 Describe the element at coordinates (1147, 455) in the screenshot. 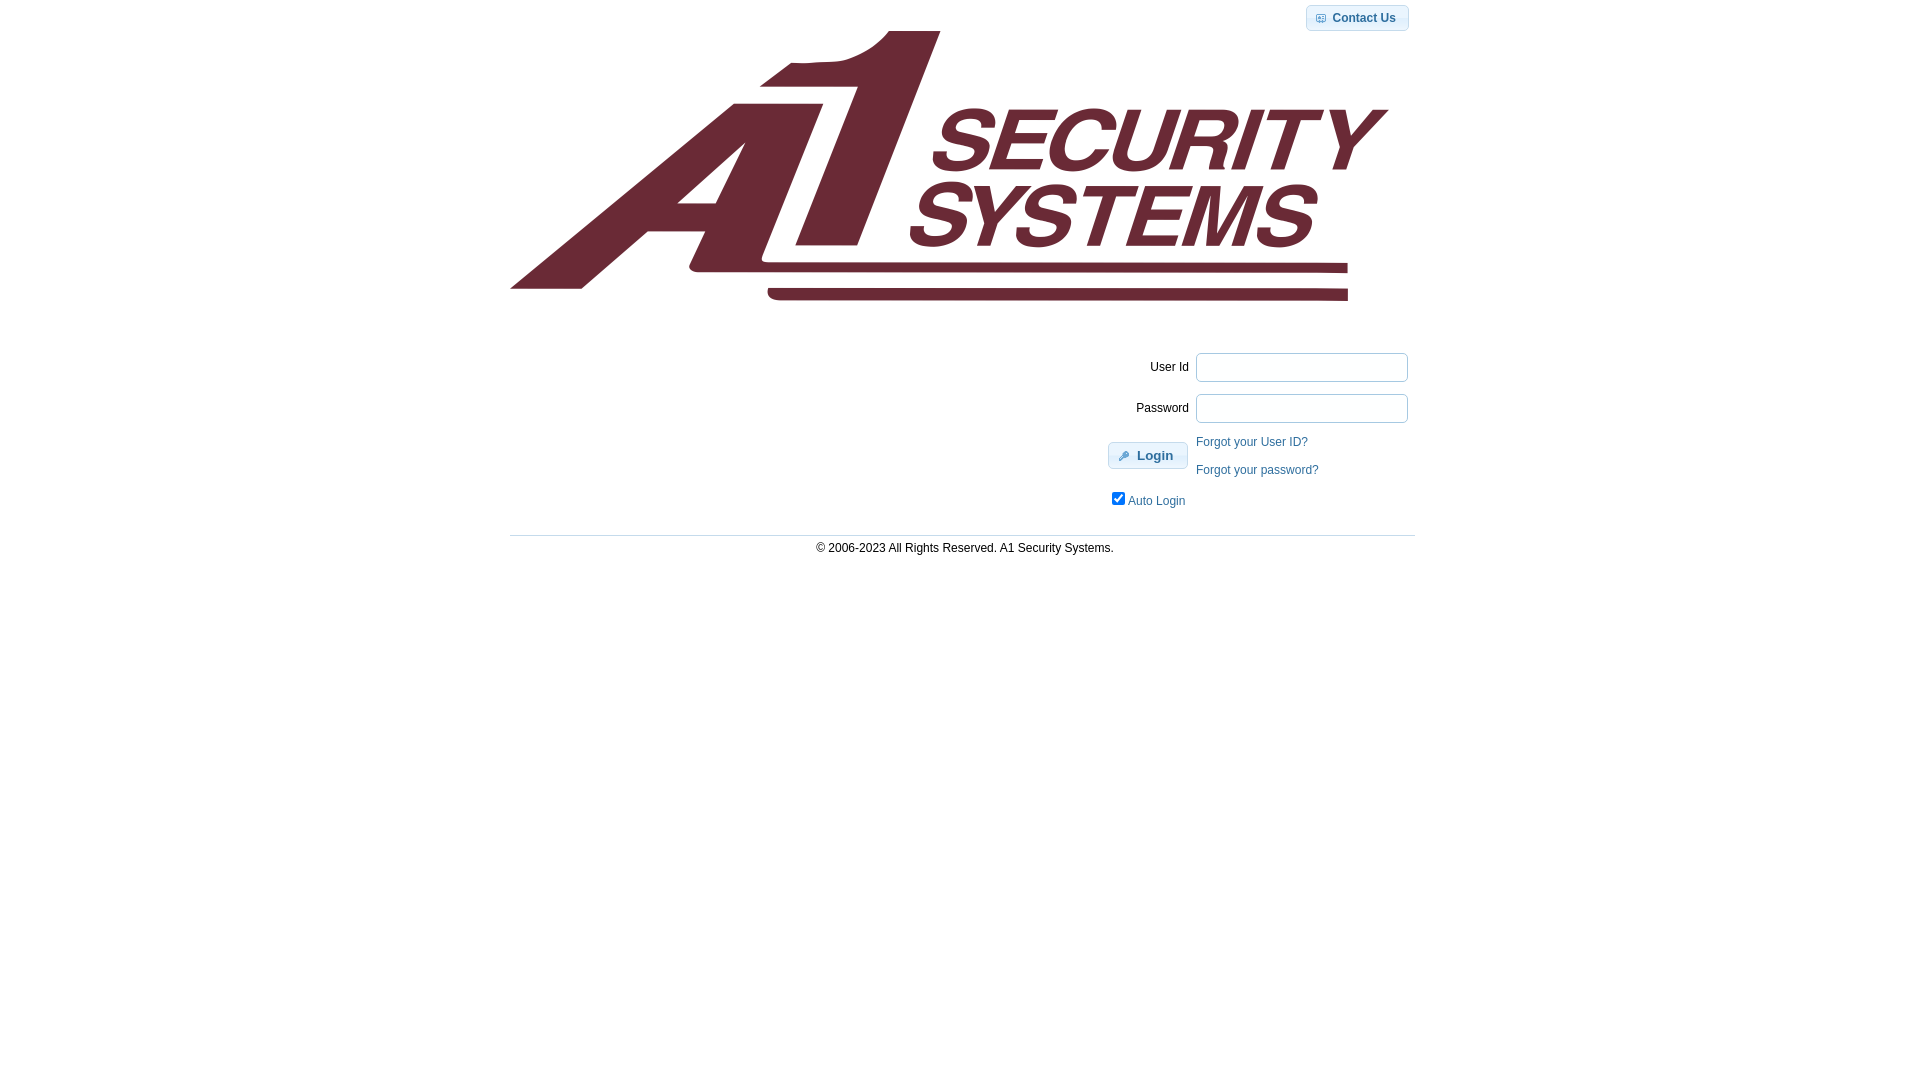

I see `'Login'` at that location.